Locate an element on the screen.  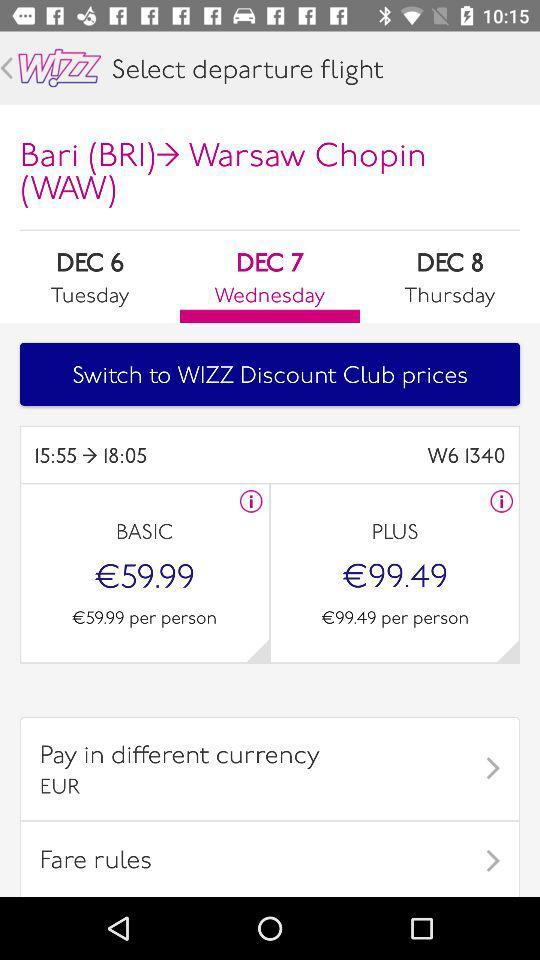
gives more information is located at coordinates (500, 500).